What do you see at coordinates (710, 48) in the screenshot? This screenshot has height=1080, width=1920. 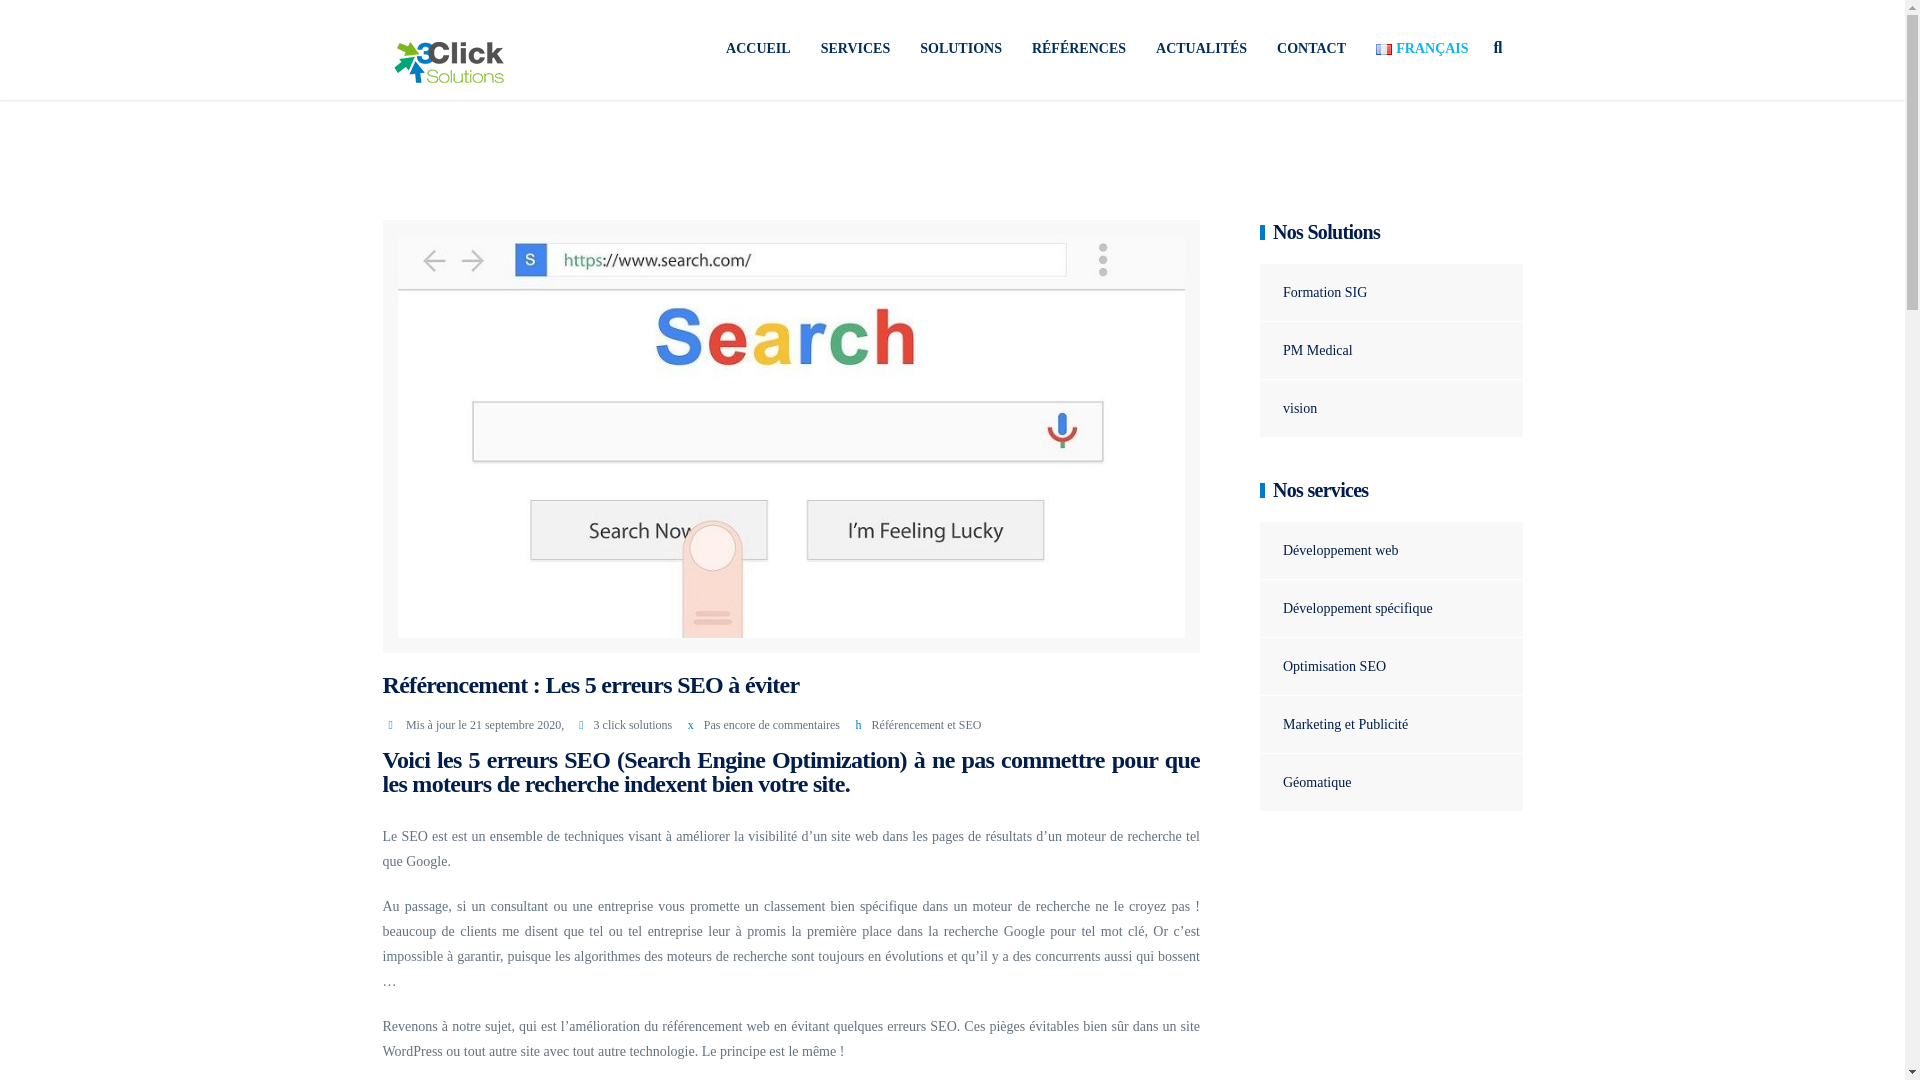 I see `'ACCUEIL'` at bounding box center [710, 48].